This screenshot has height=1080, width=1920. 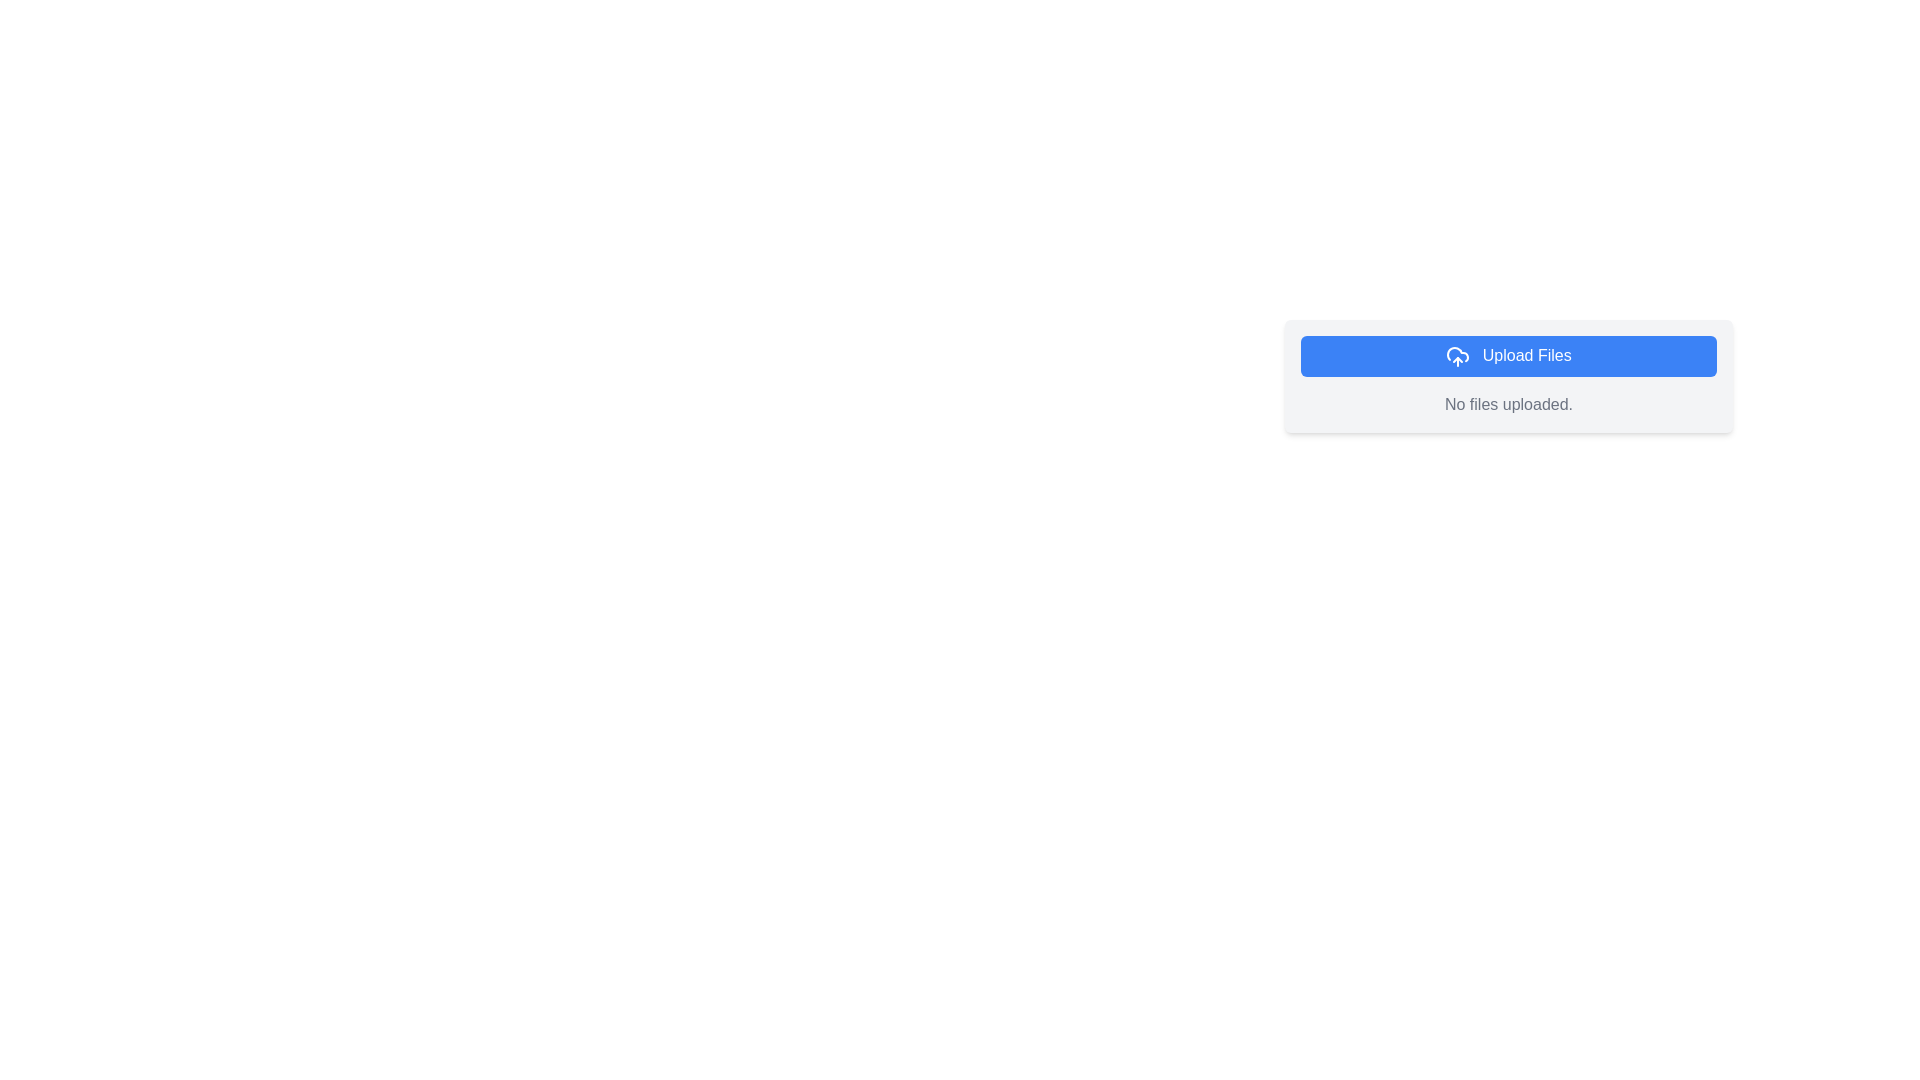 What do you see at coordinates (1508, 375) in the screenshot?
I see `the 'Upload Files' button located centrally within the modal, which serves as a prompt for the user to upload files` at bounding box center [1508, 375].